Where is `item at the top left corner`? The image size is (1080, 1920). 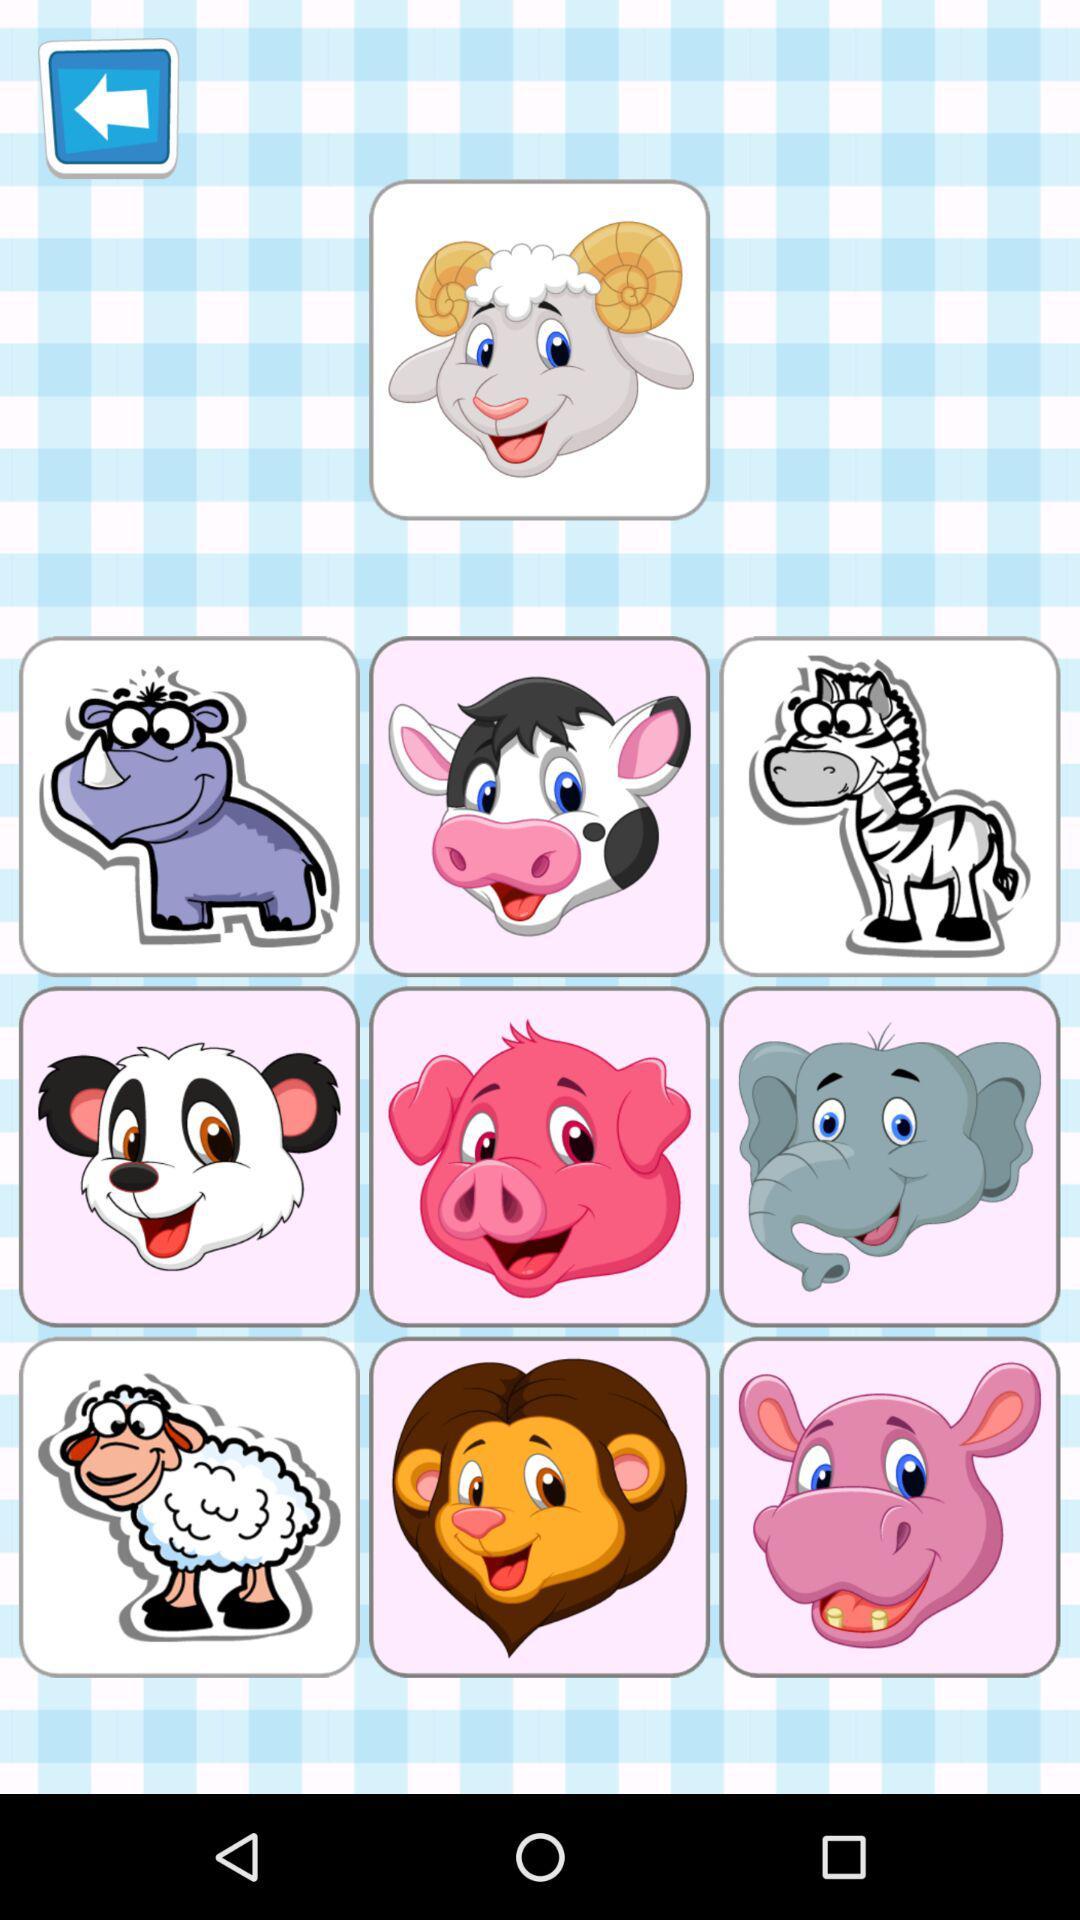
item at the top left corner is located at coordinates (108, 107).